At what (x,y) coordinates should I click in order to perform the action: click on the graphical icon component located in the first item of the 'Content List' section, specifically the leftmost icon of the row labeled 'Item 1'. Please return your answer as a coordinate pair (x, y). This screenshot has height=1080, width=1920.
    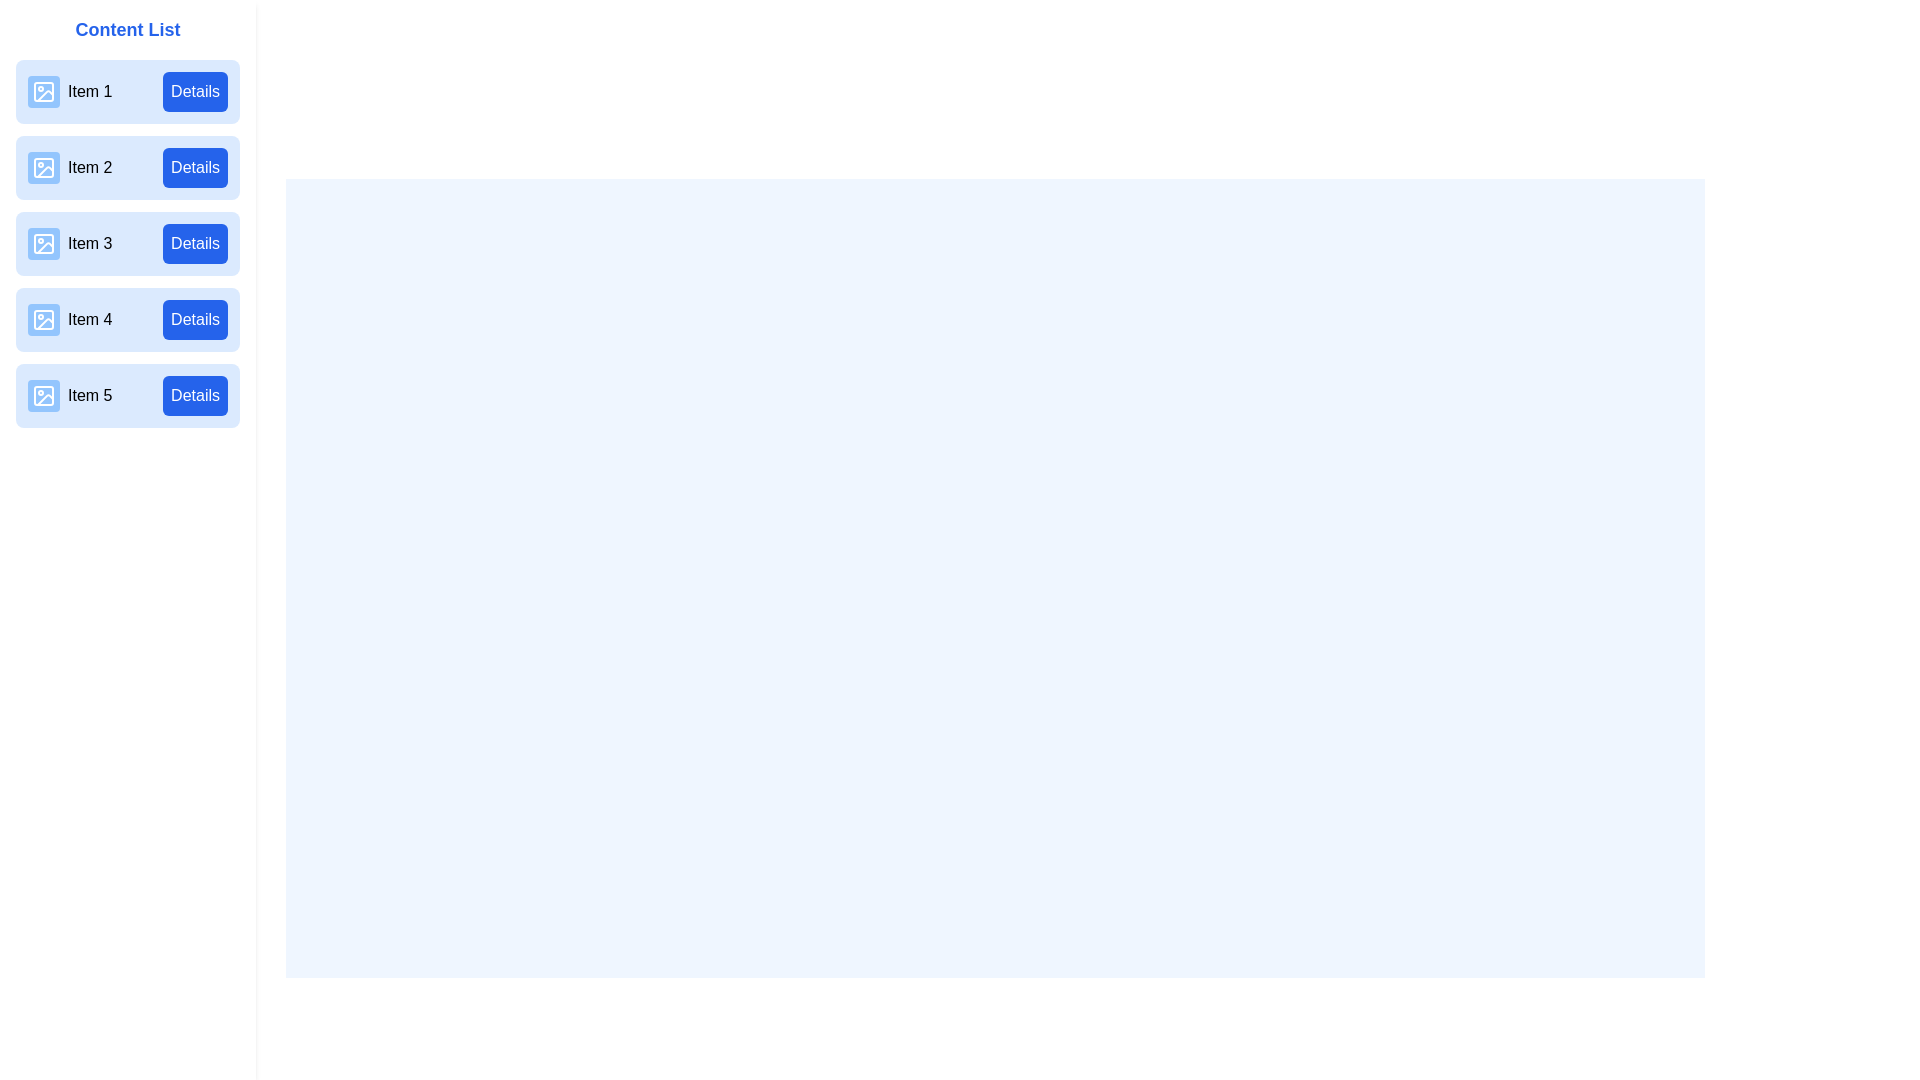
    Looking at the image, I should click on (45, 96).